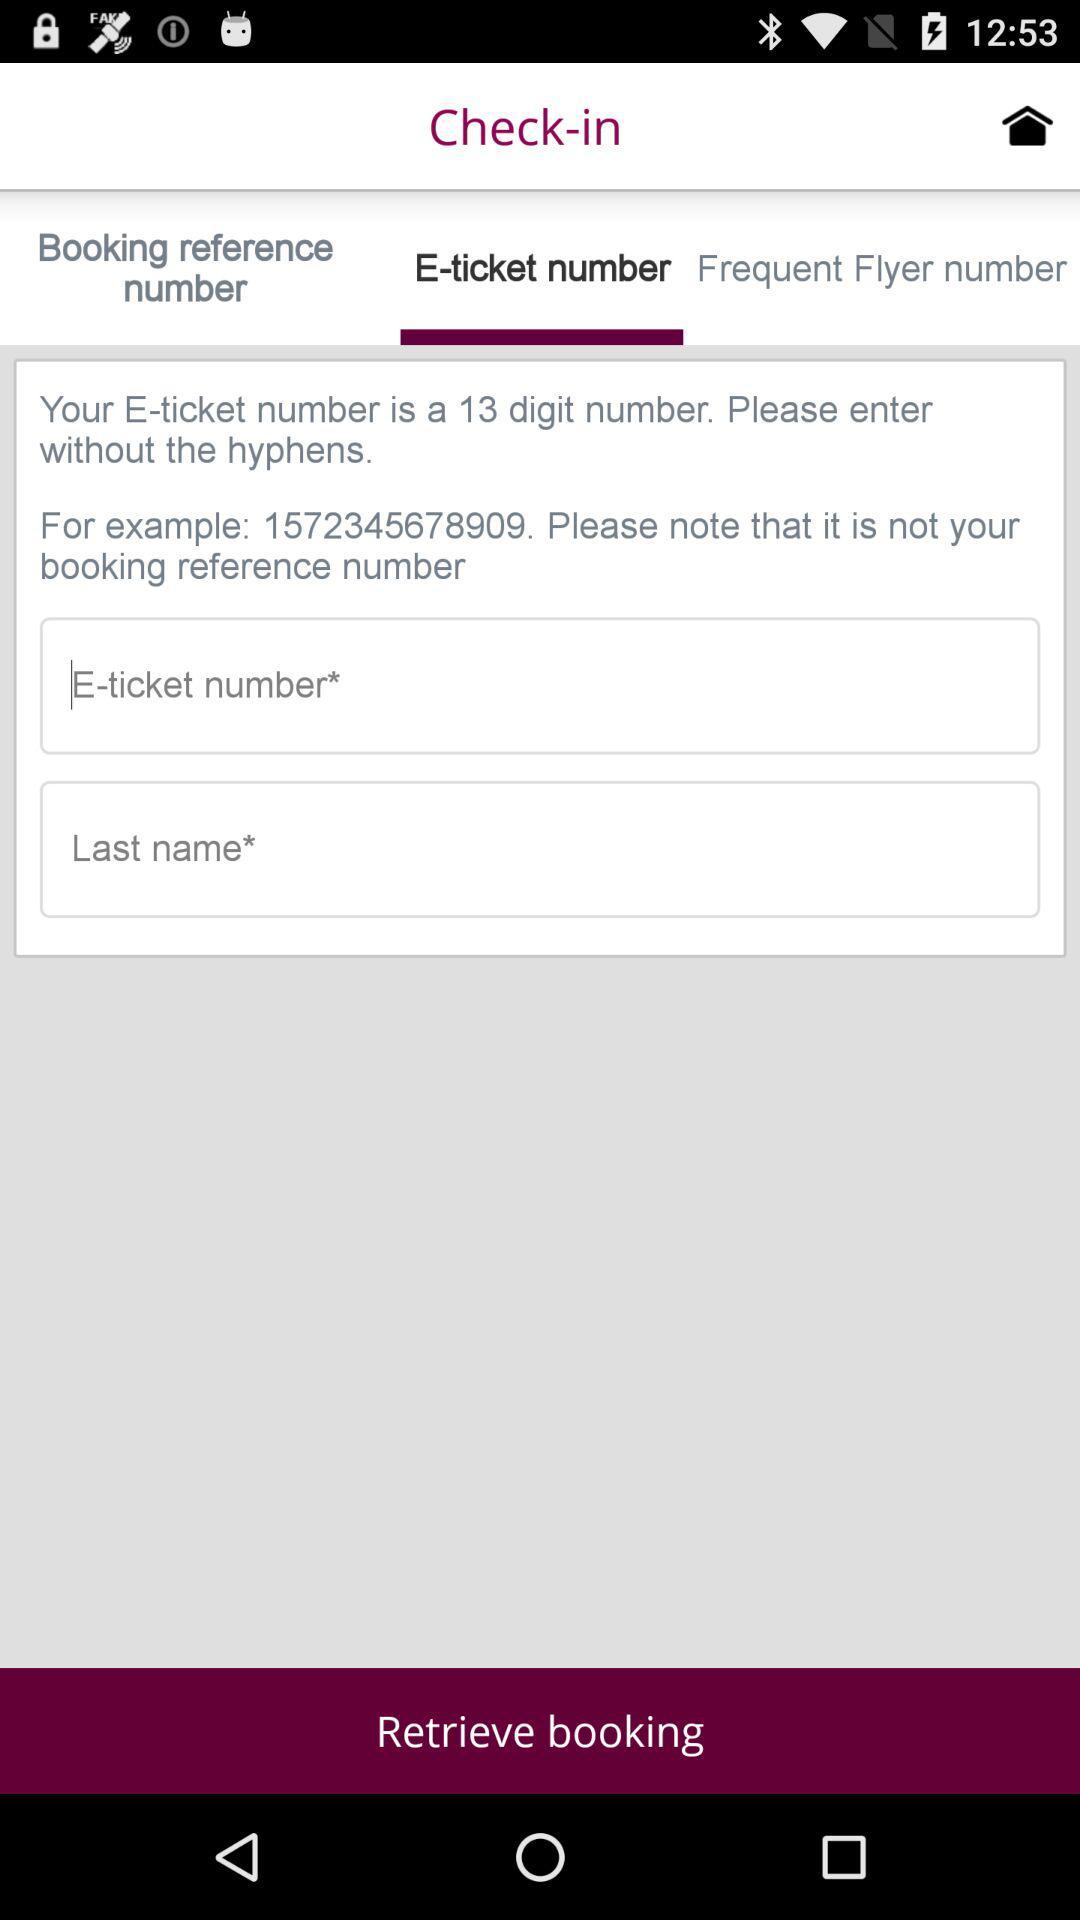  I want to click on the home page, so click(1027, 124).